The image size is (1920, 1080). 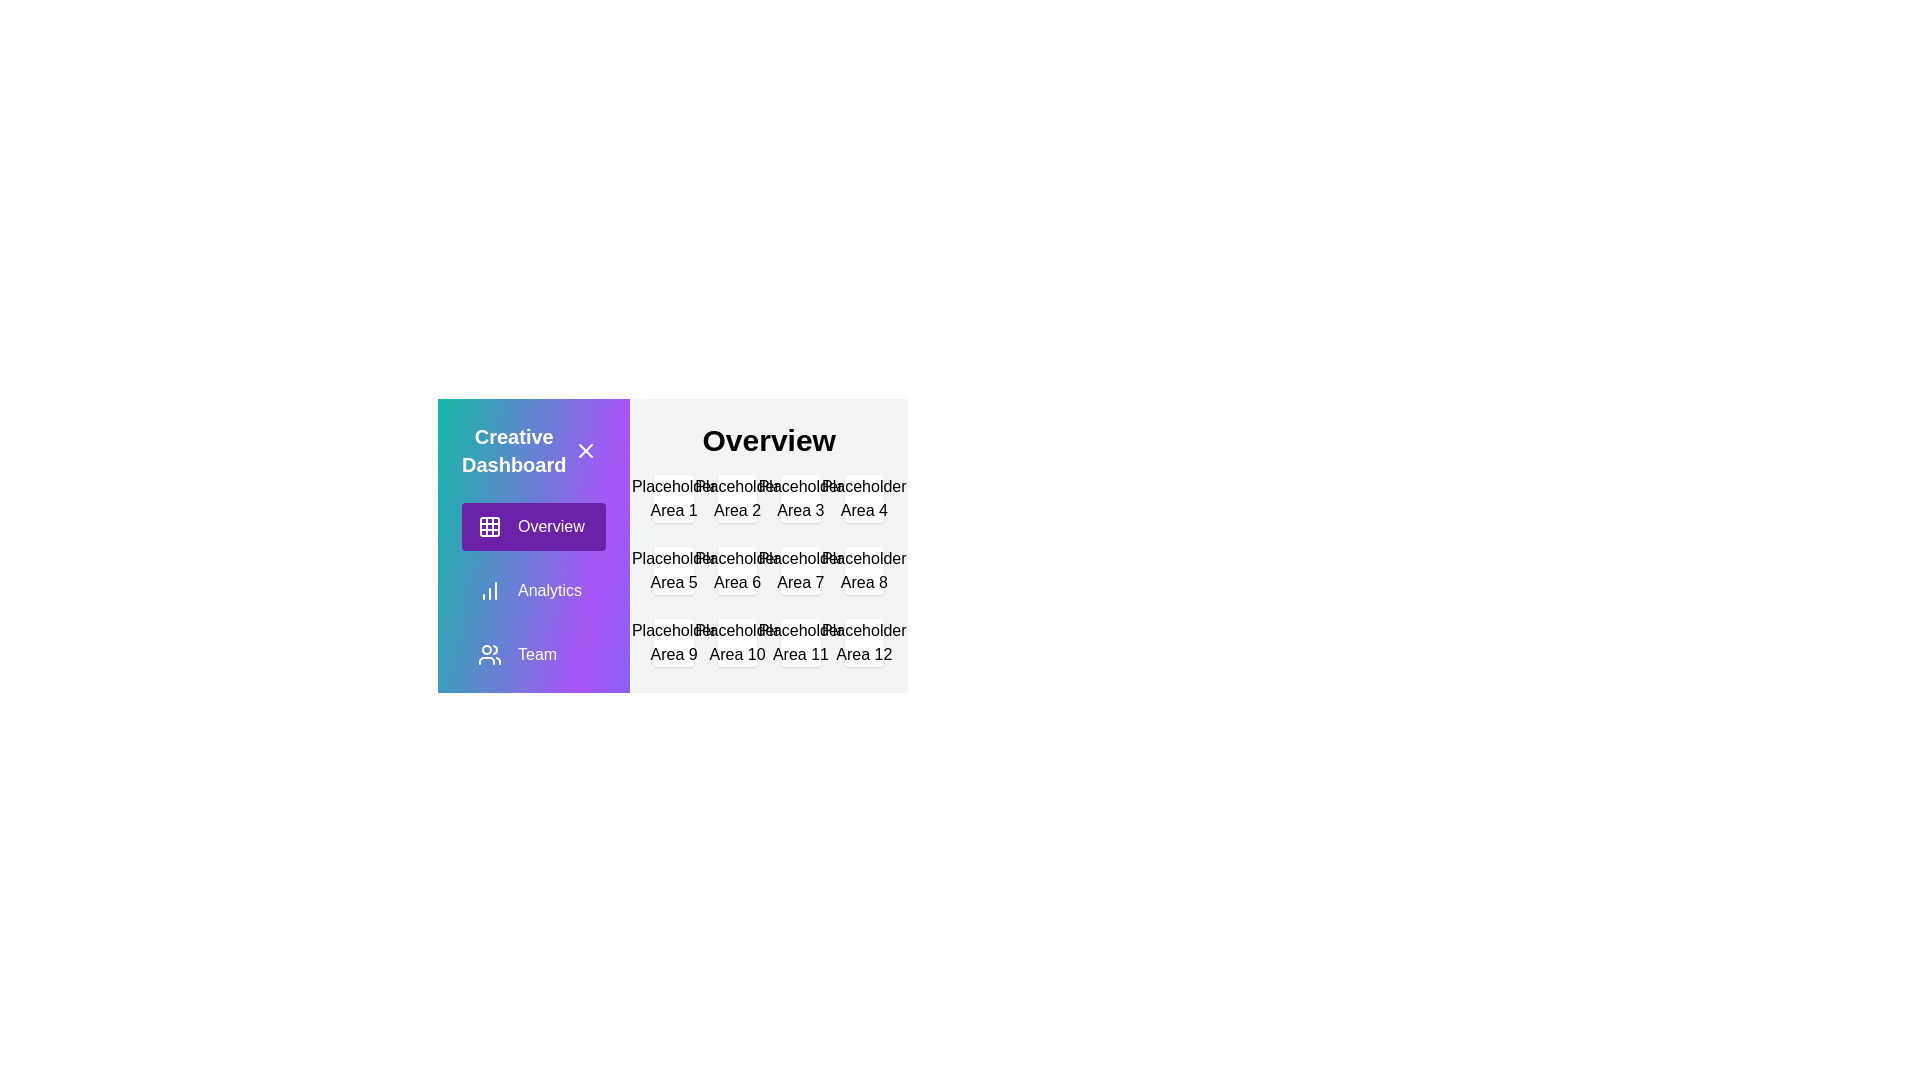 What do you see at coordinates (533, 526) in the screenshot?
I see `the Overview pane by clicking on its menu item` at bounding box center [533, 526].